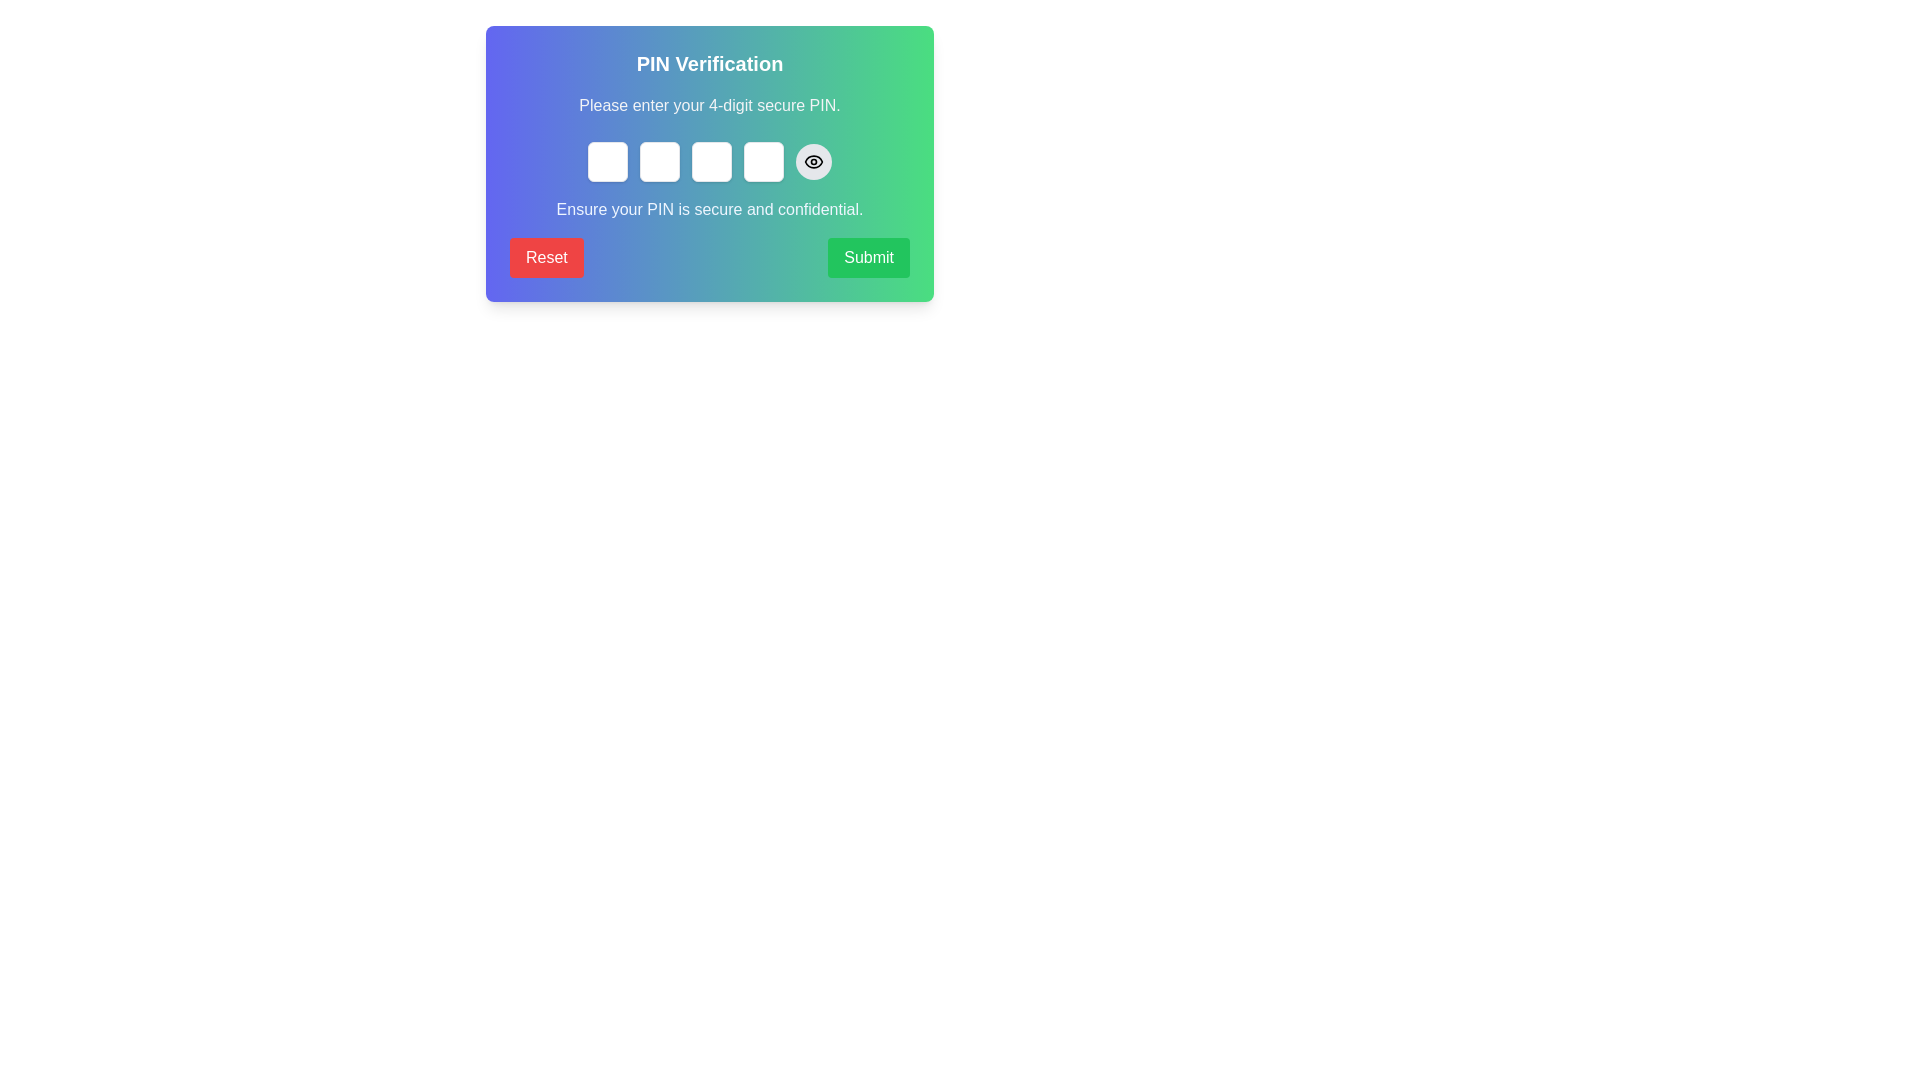 Image resolution: width=1920 pixels, height=1080 pixels. Describe the element at coordinates (607, 161) in the screenshot. I see `the first Password input field used for entering a secure PIN code to focus on it` at that location.